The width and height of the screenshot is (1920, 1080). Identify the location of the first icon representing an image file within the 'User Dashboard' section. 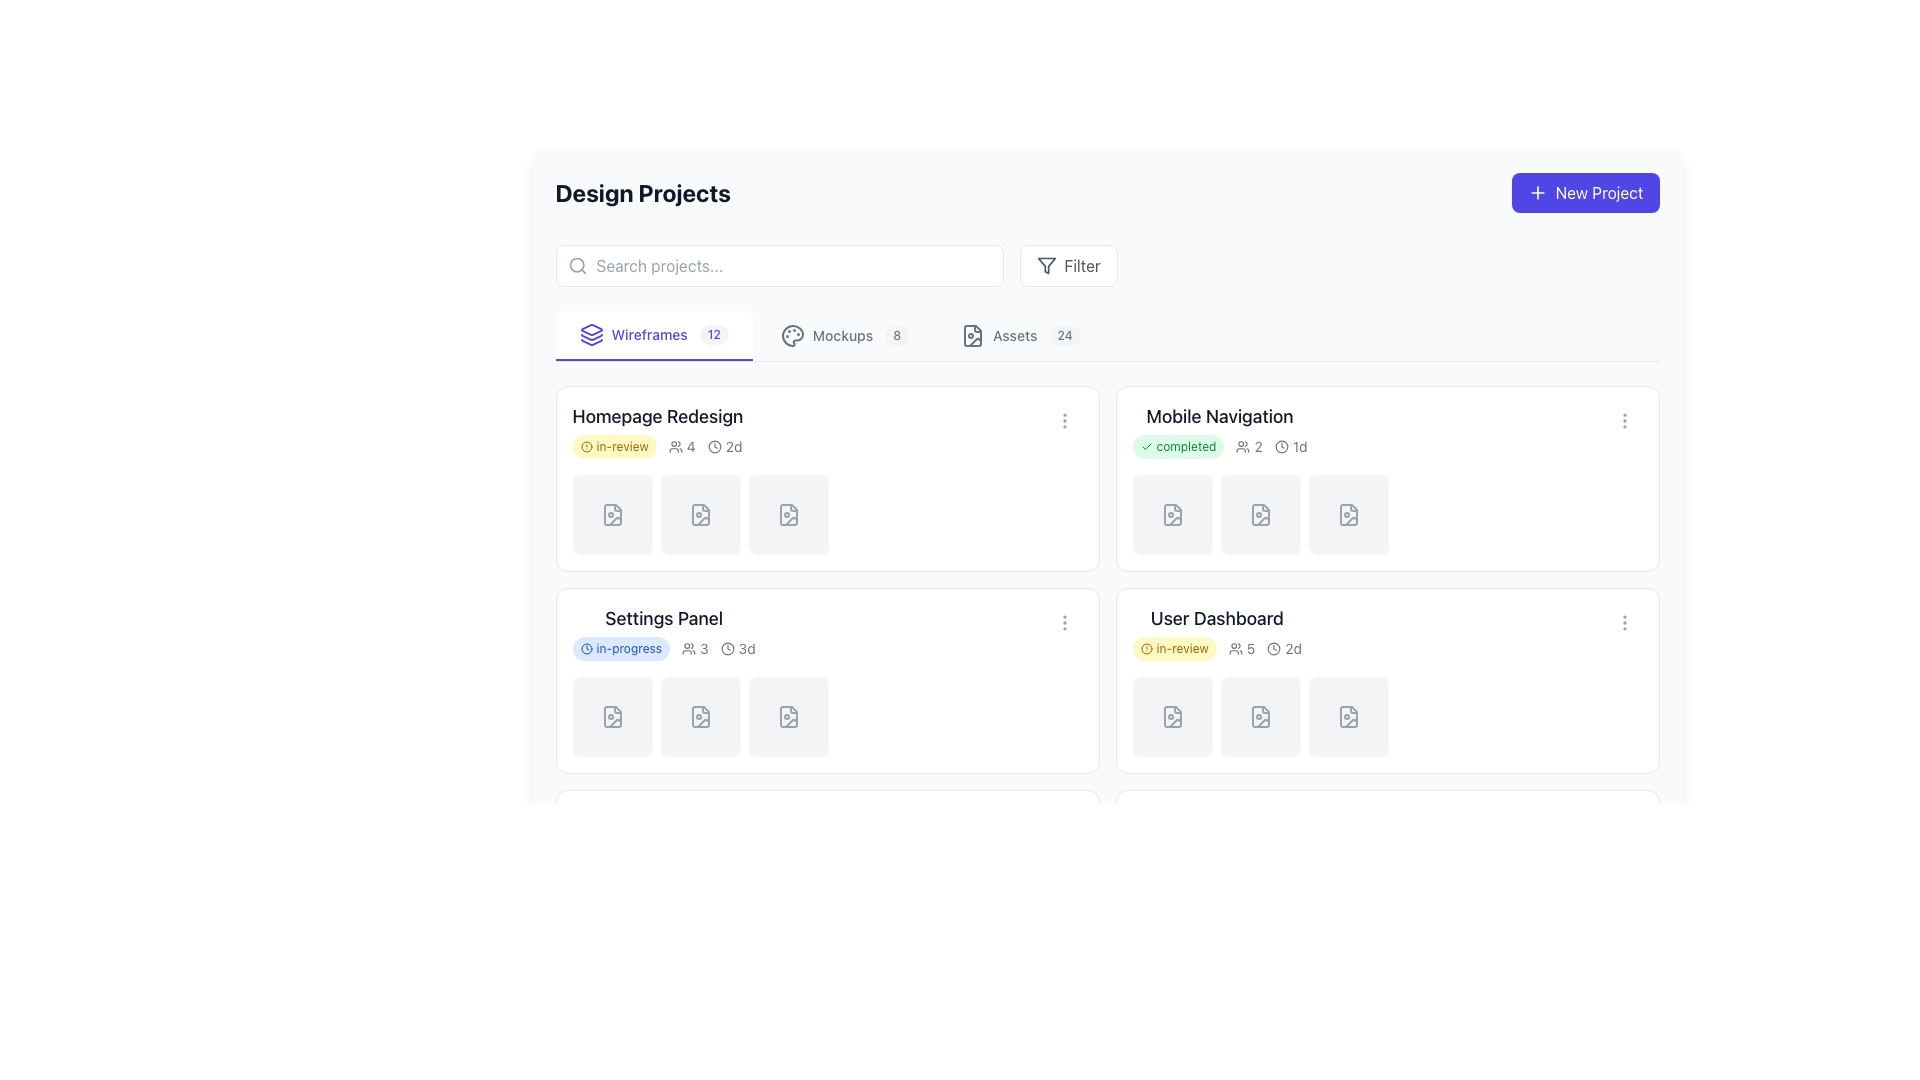
(1172, 716).